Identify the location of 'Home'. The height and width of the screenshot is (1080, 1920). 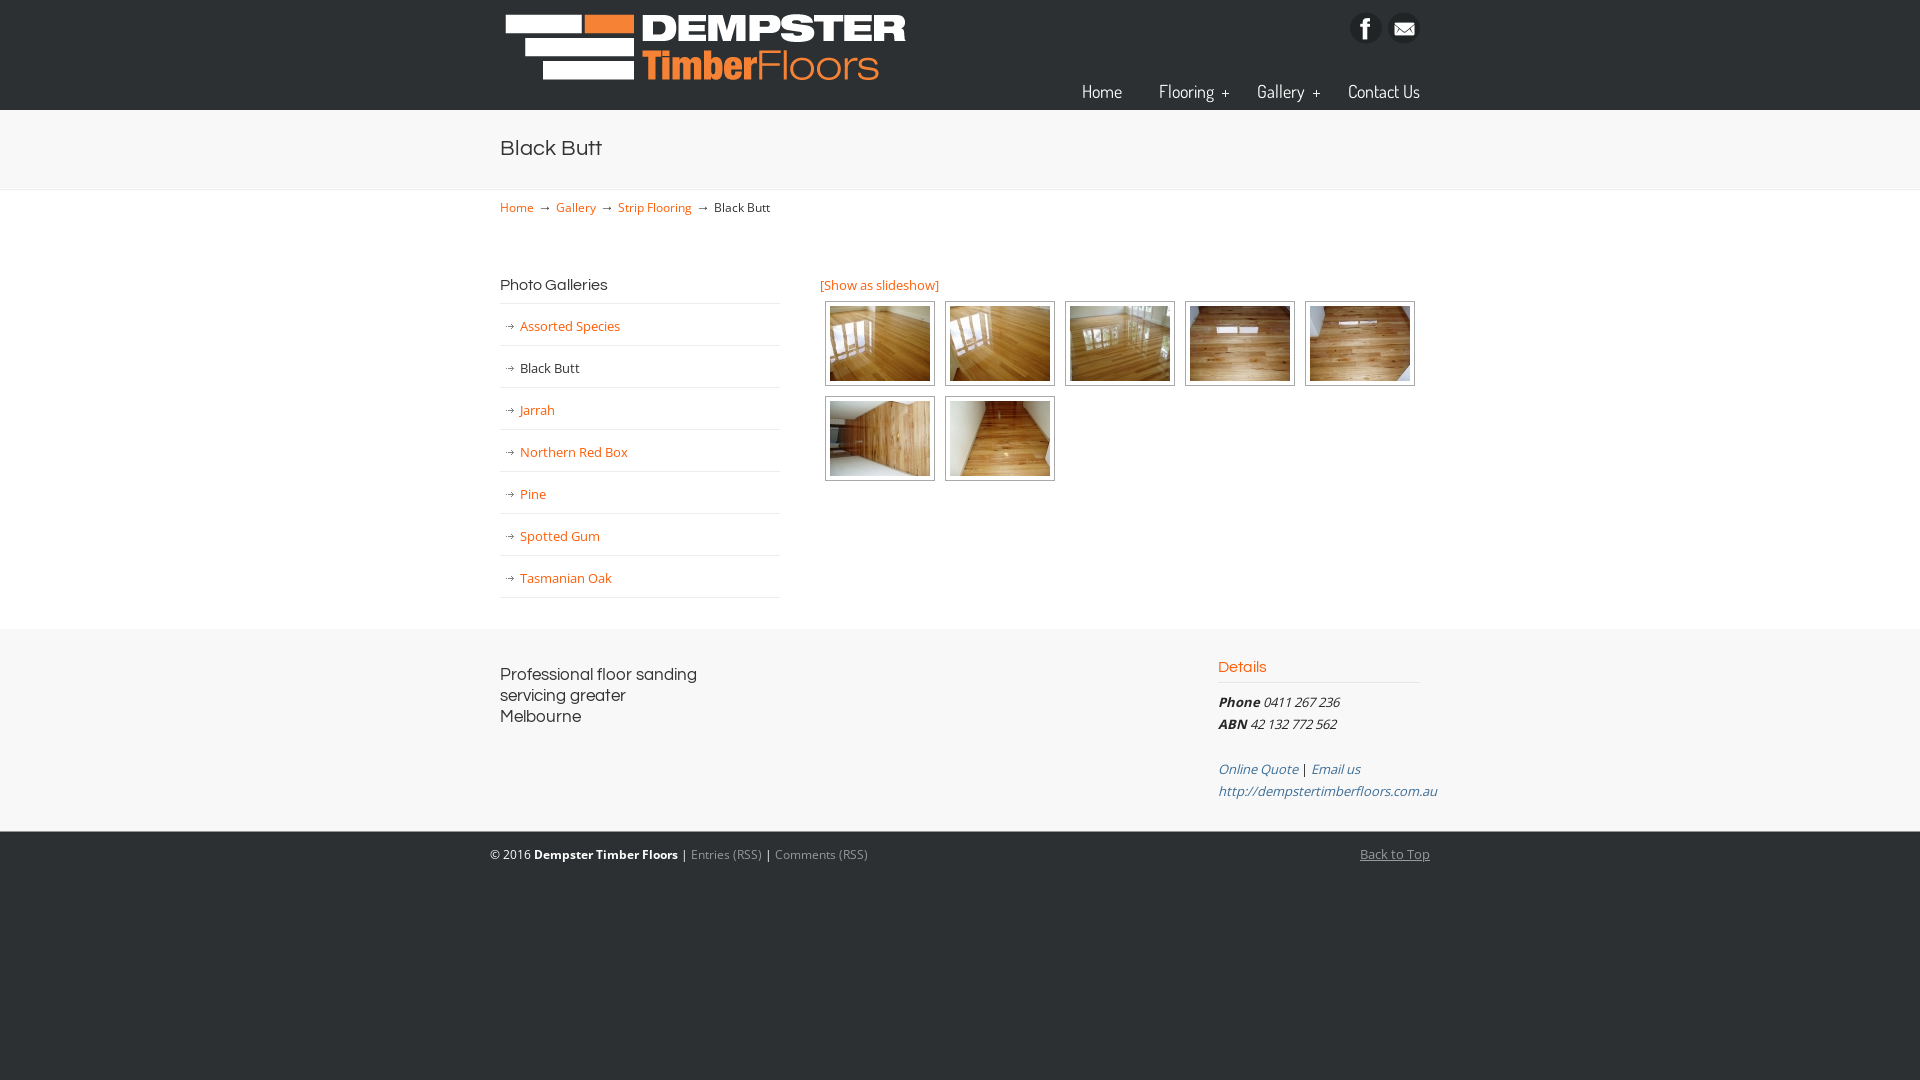
(1101, 91).